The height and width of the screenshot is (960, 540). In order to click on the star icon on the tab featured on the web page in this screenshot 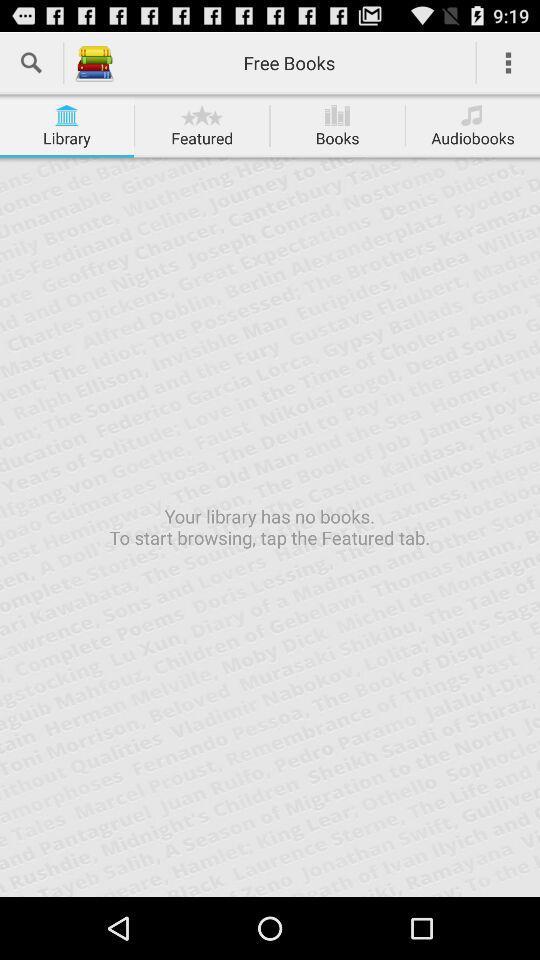, I will do `click(202, 115)`.